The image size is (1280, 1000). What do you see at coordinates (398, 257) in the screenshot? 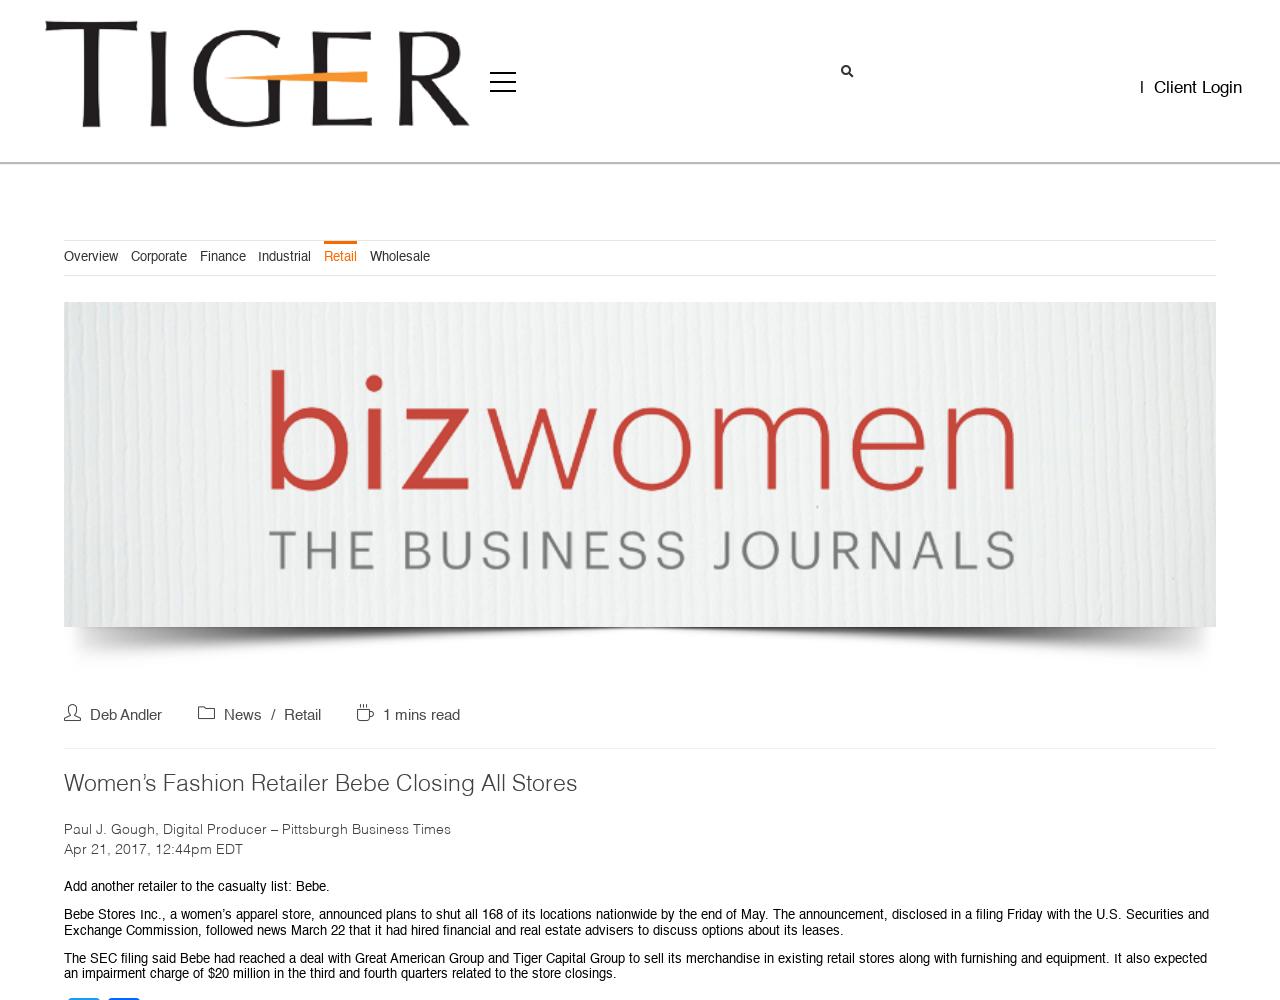
I see `'Wholesale'` at bounding box center [398, 257].